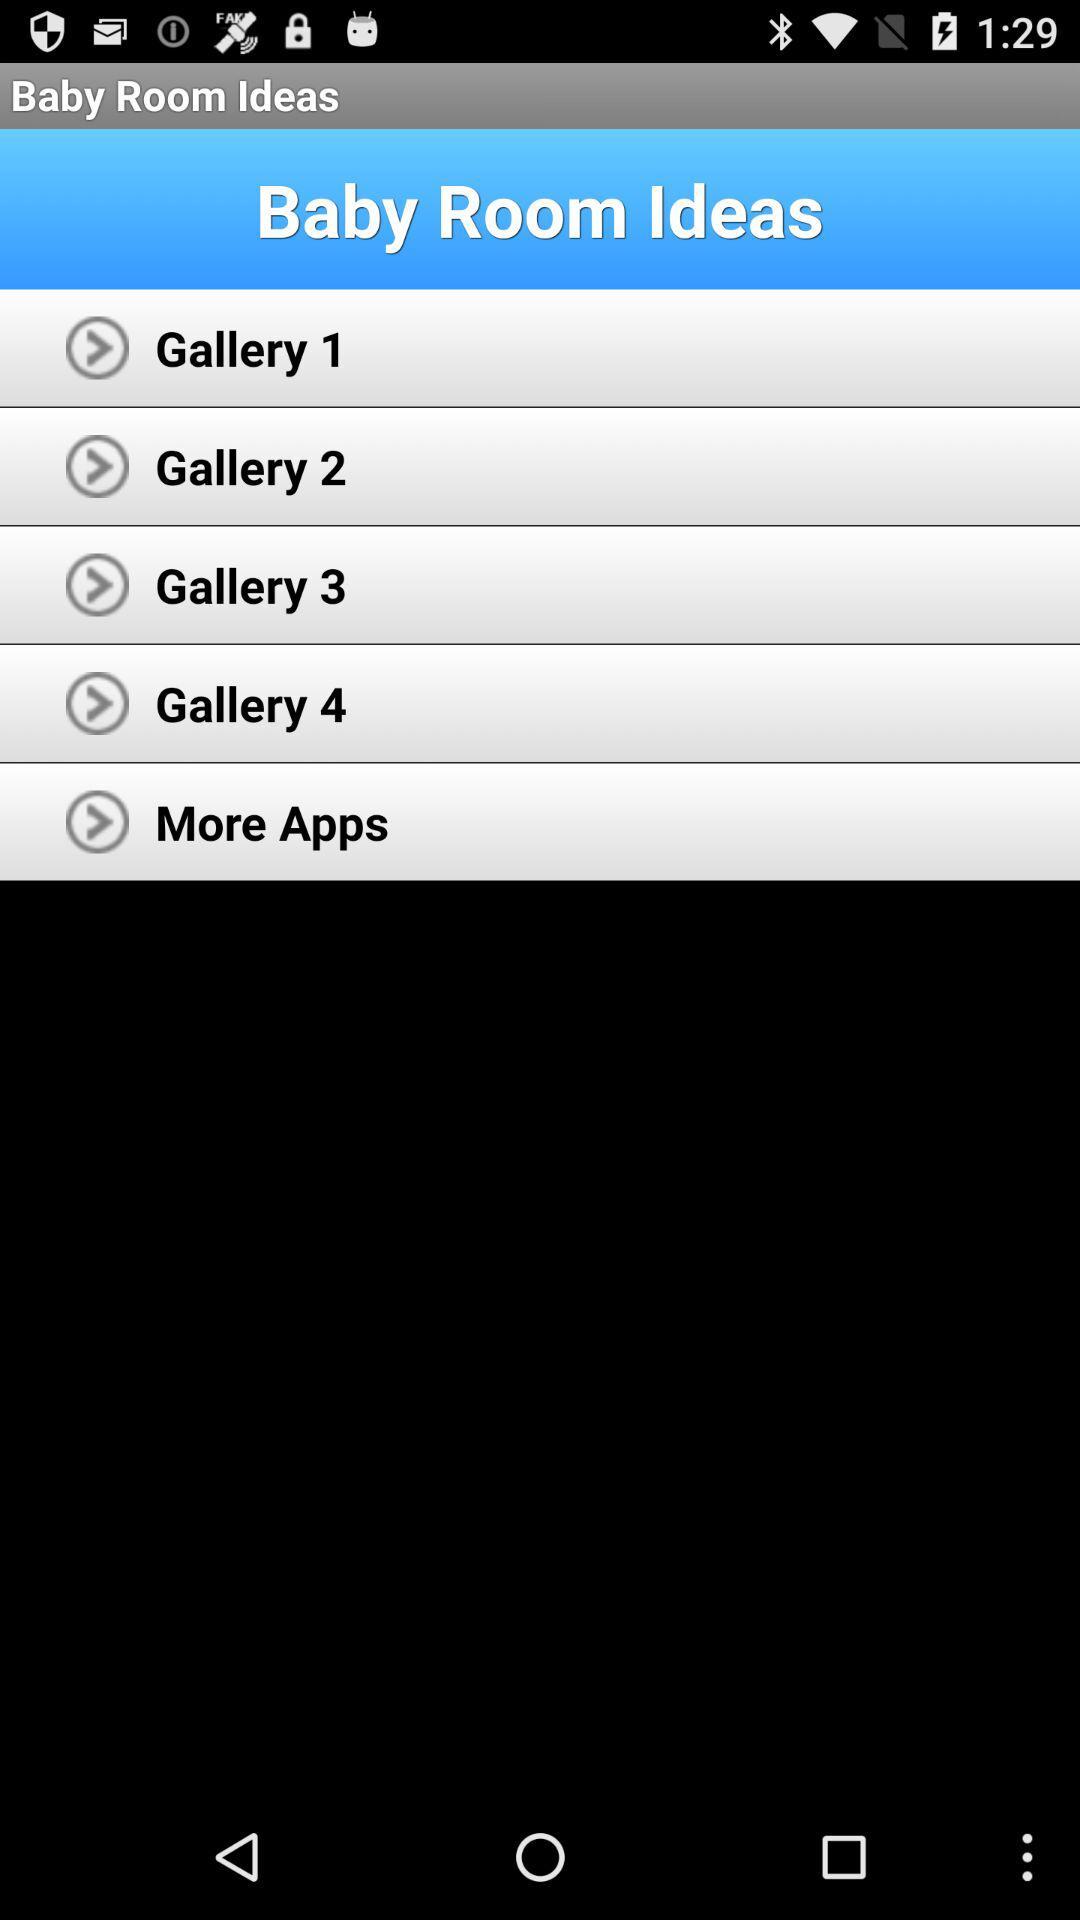 The image size is (1080, 1920). What do you see at coordinates (250, 703) in the screenshot?
I see `the gallery 4 app` at bounding box center [250, 703].